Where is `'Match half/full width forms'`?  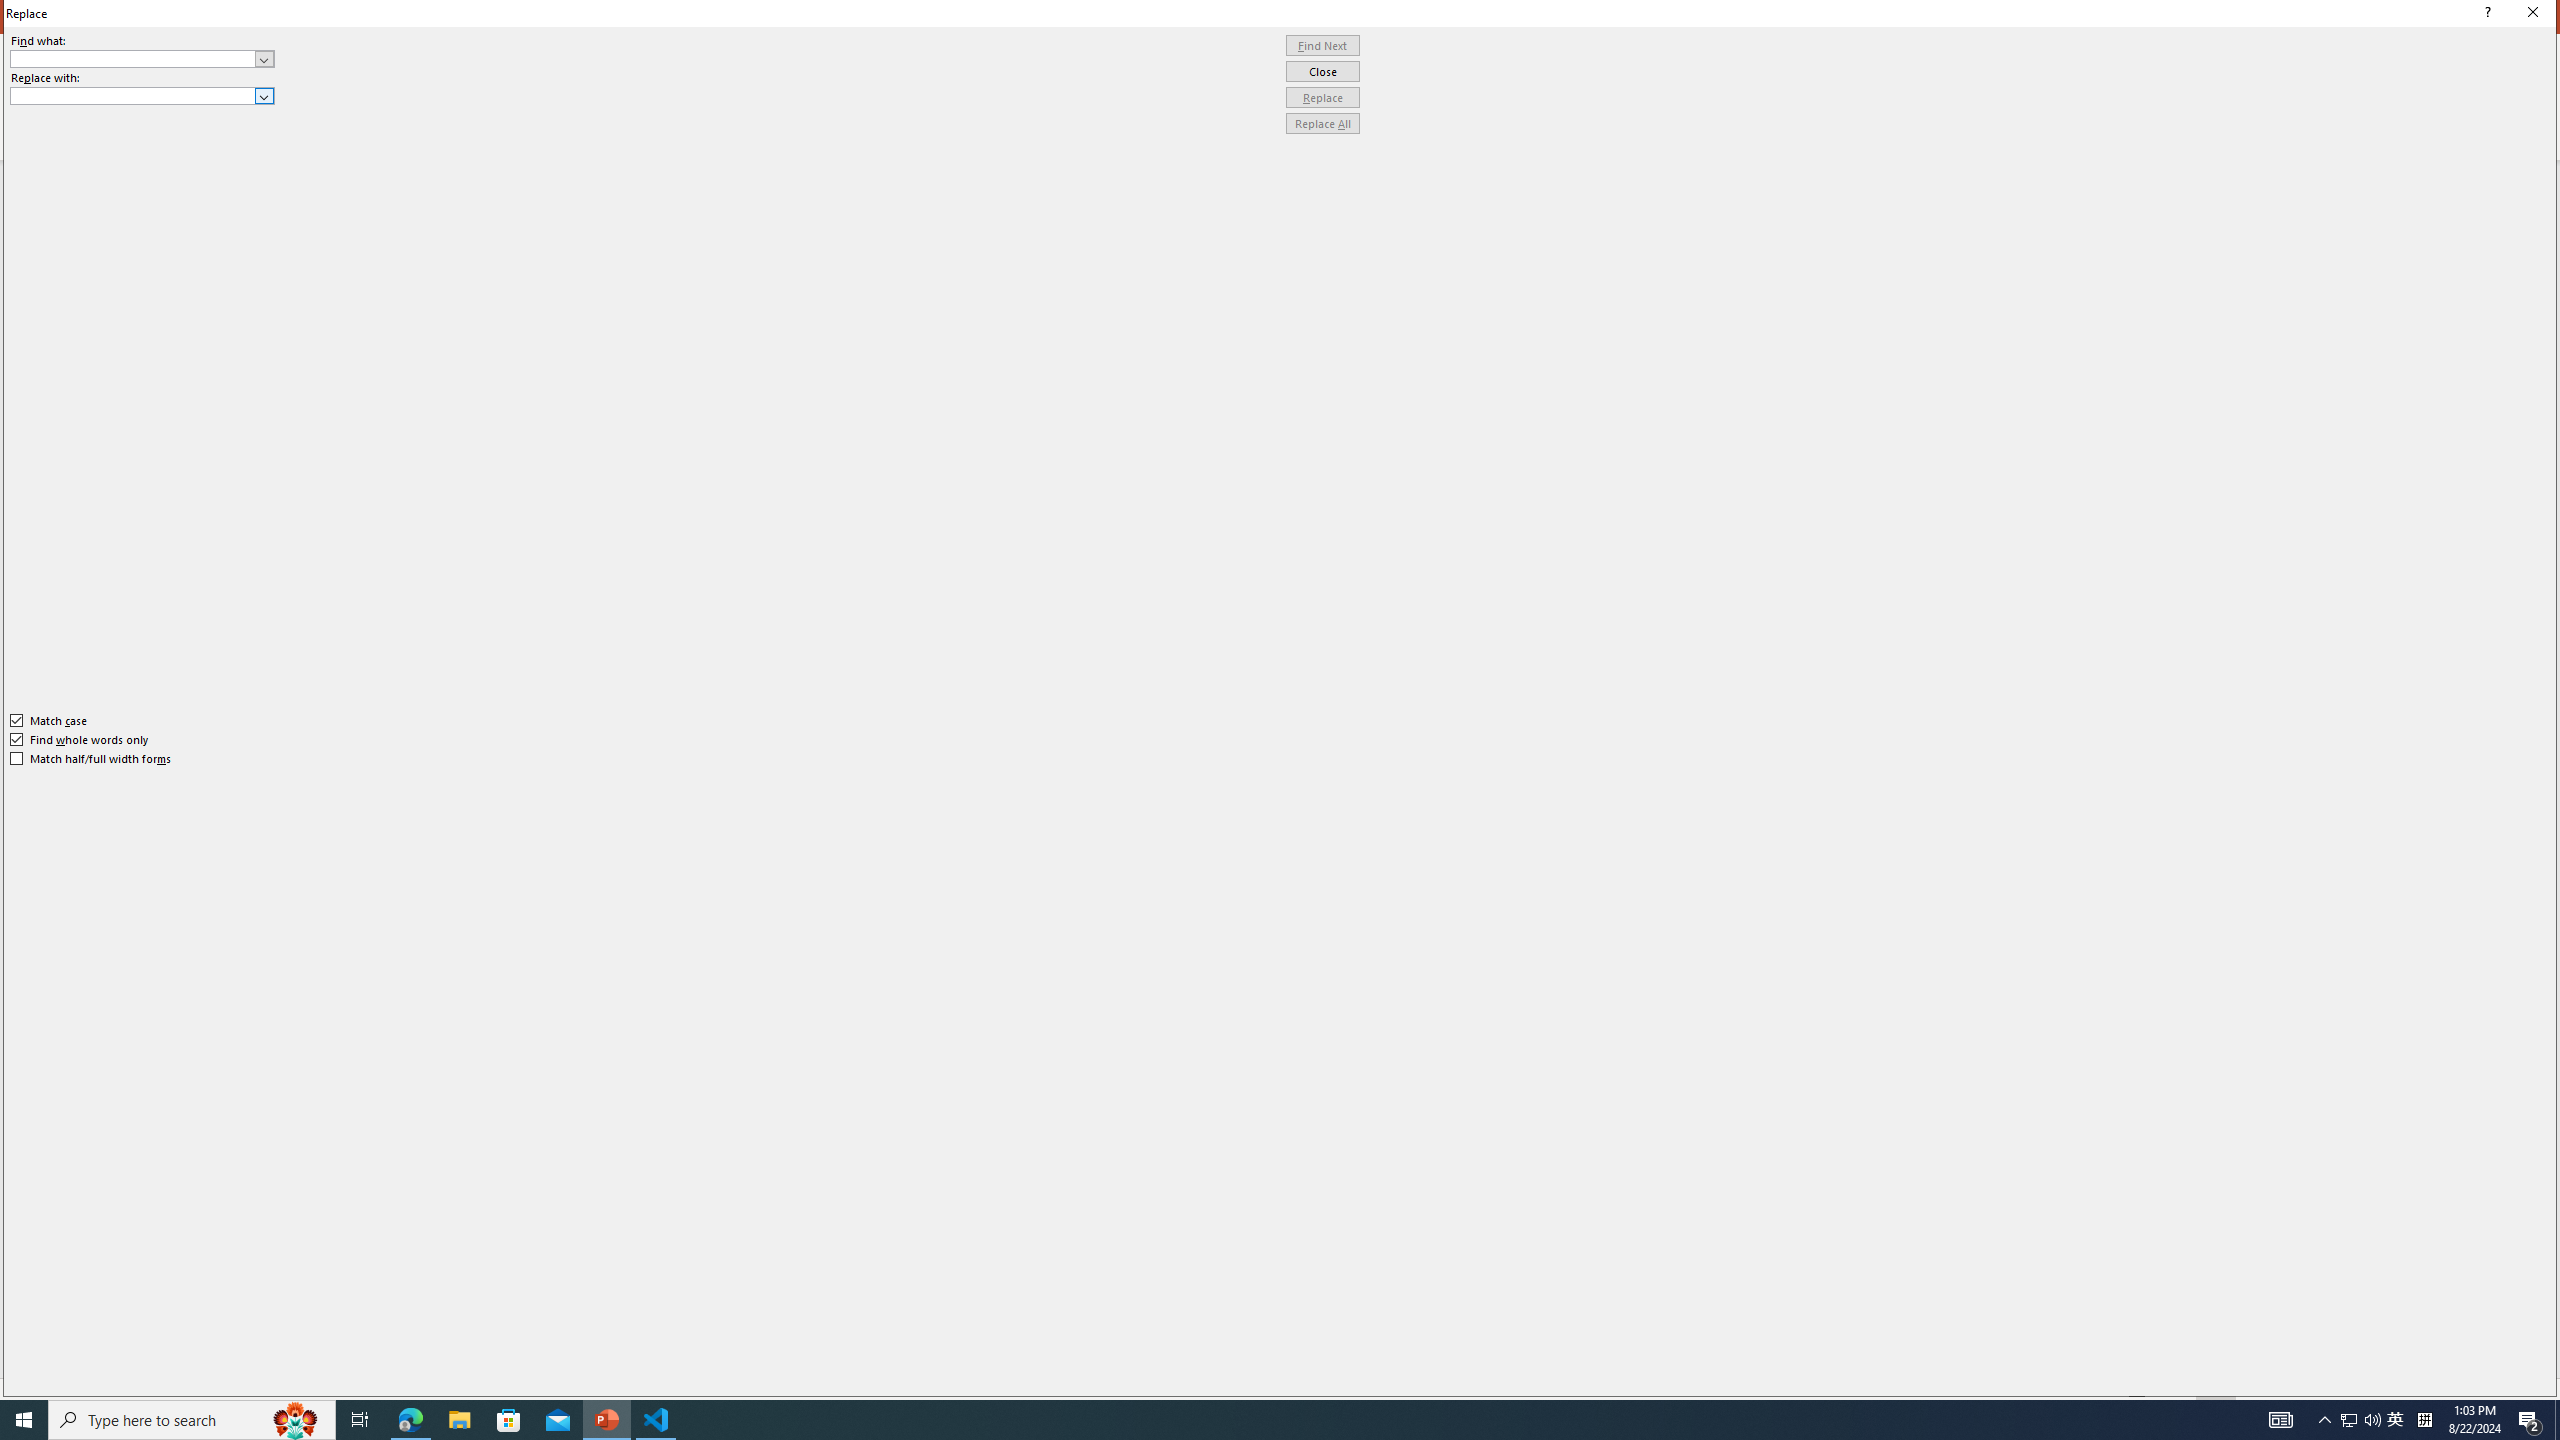
'Match half/full width forms' is located at coordinates (91, 758).